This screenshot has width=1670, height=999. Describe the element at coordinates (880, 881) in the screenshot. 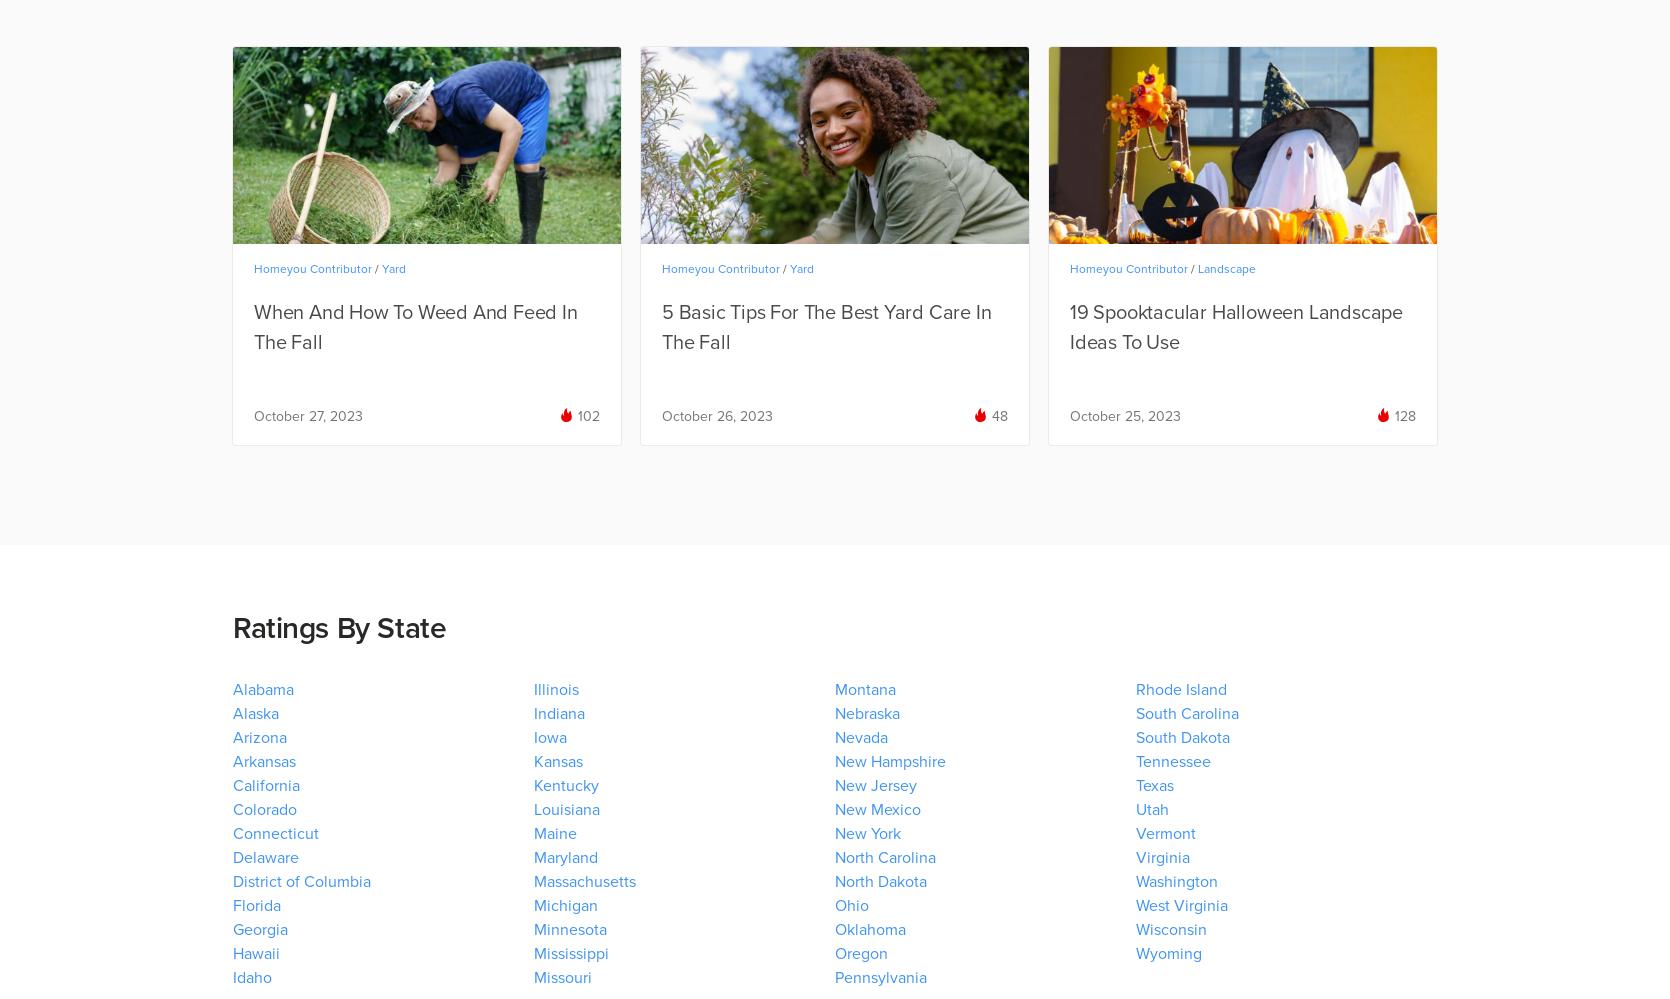

I see `'North Dakota'` at that location.